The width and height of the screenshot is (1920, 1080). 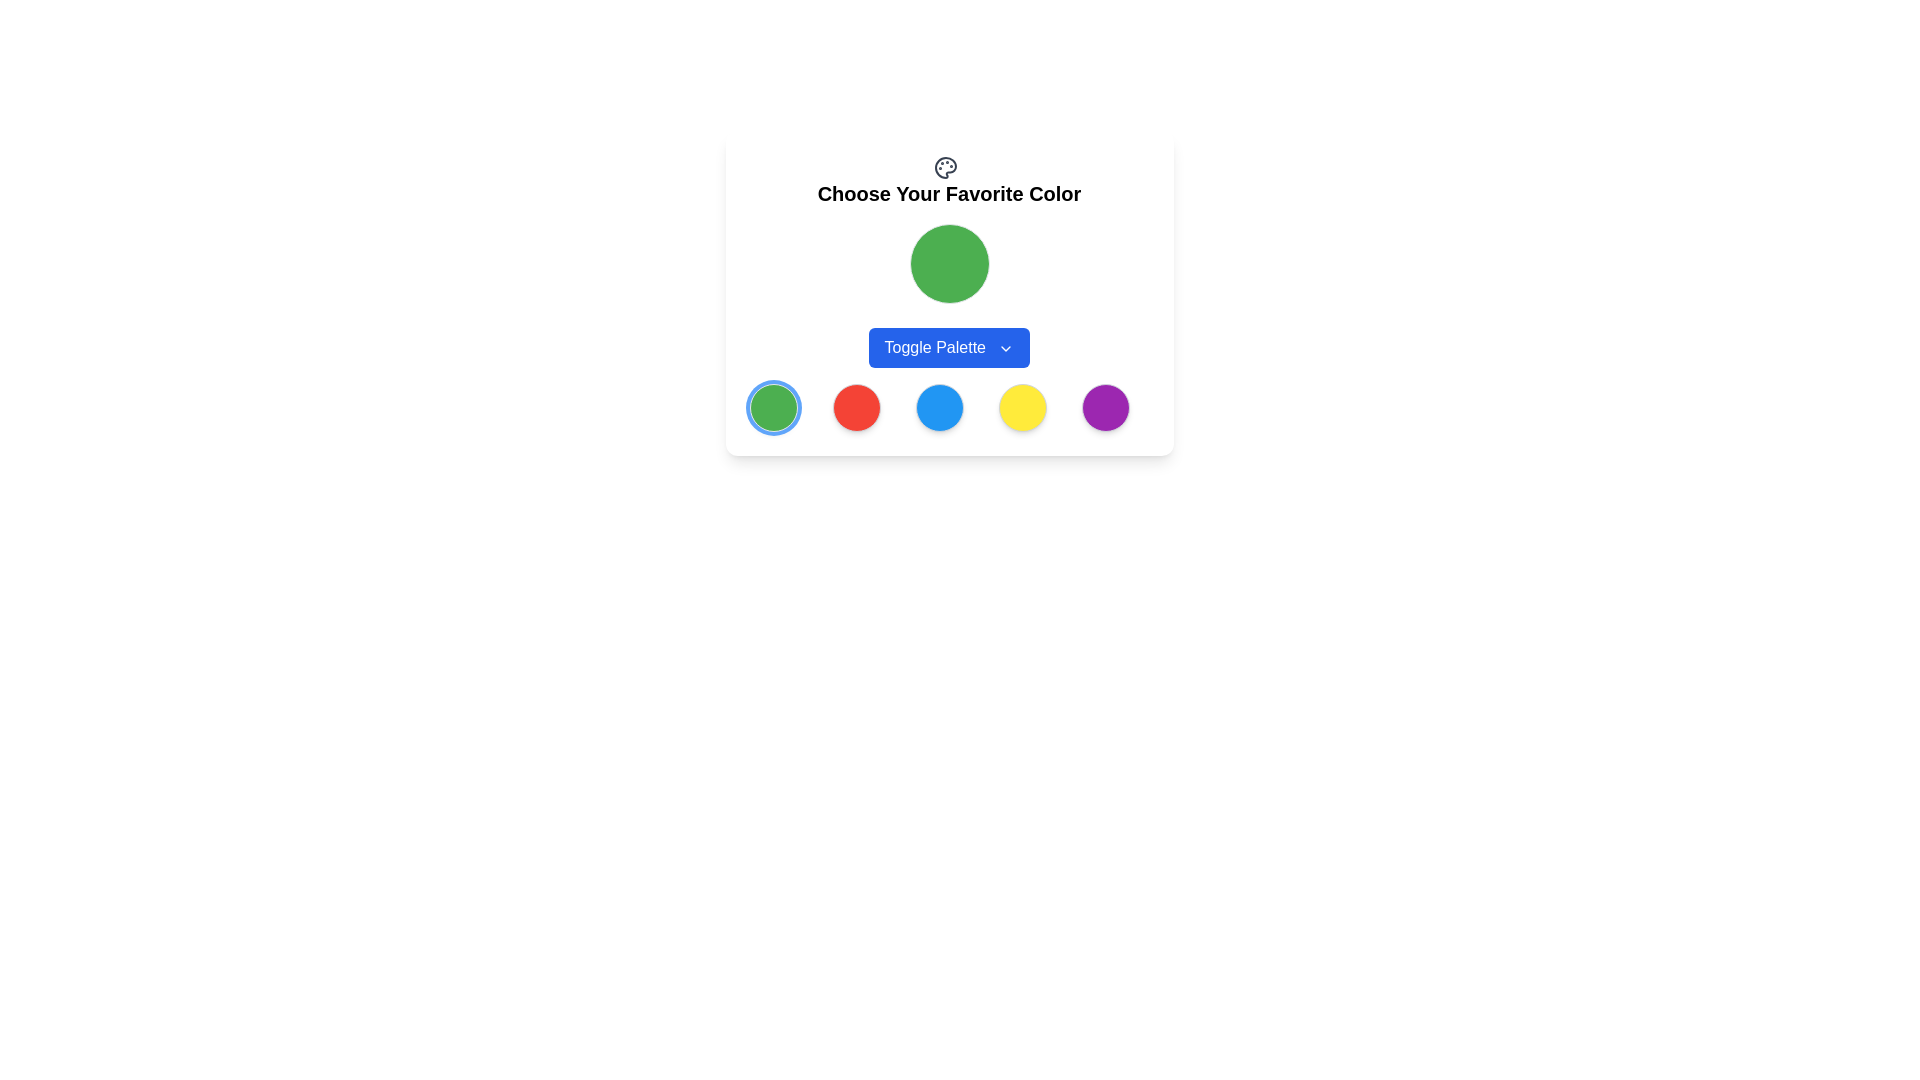 What do you see at coordinates (1006, 347) in the screenshot?
I see `the 'Toggle Palette' button which contains a small downward-pointing chevron icon to the right of the text` at bounding box center [1006, 347].